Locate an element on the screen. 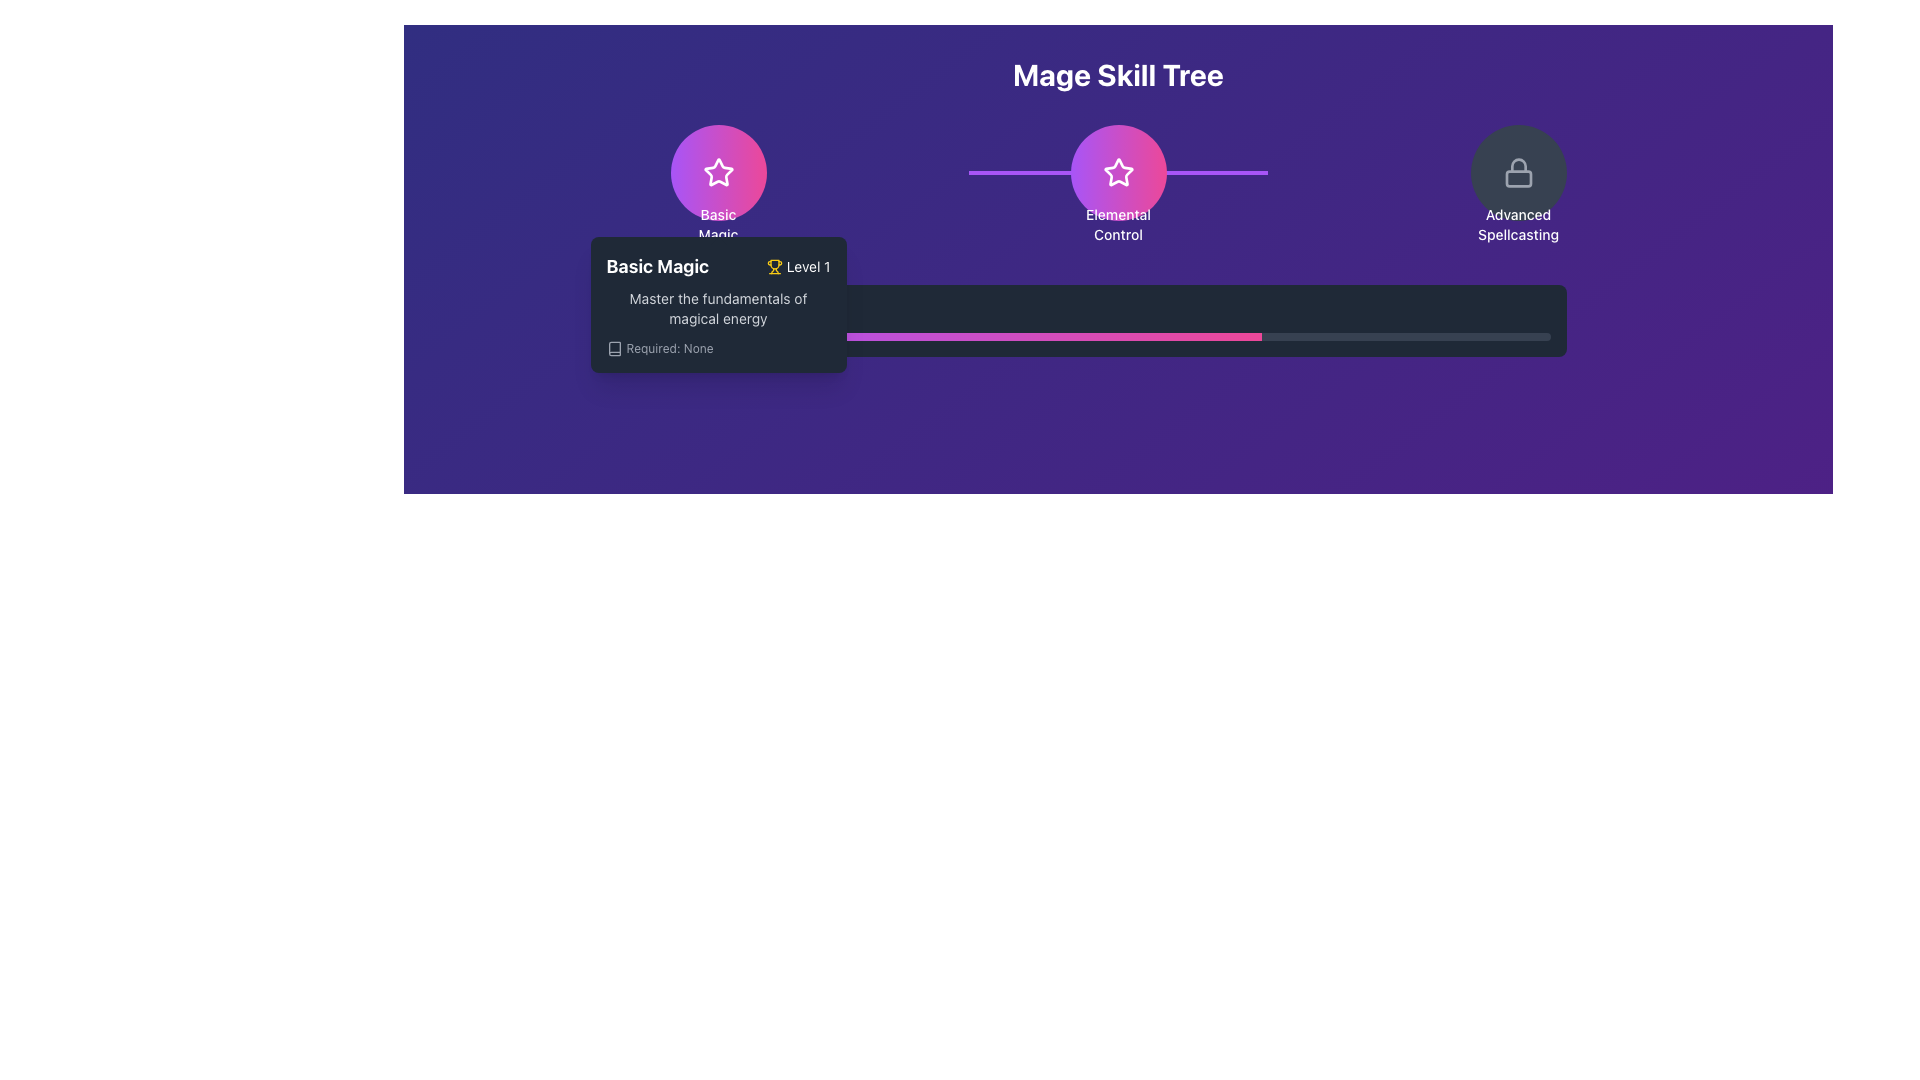 This screenshot has width=1920, height=1080. the circular icon with a lock symbol and the text 'Advanced Spellcasting' is located at coordinates (1518, 172).